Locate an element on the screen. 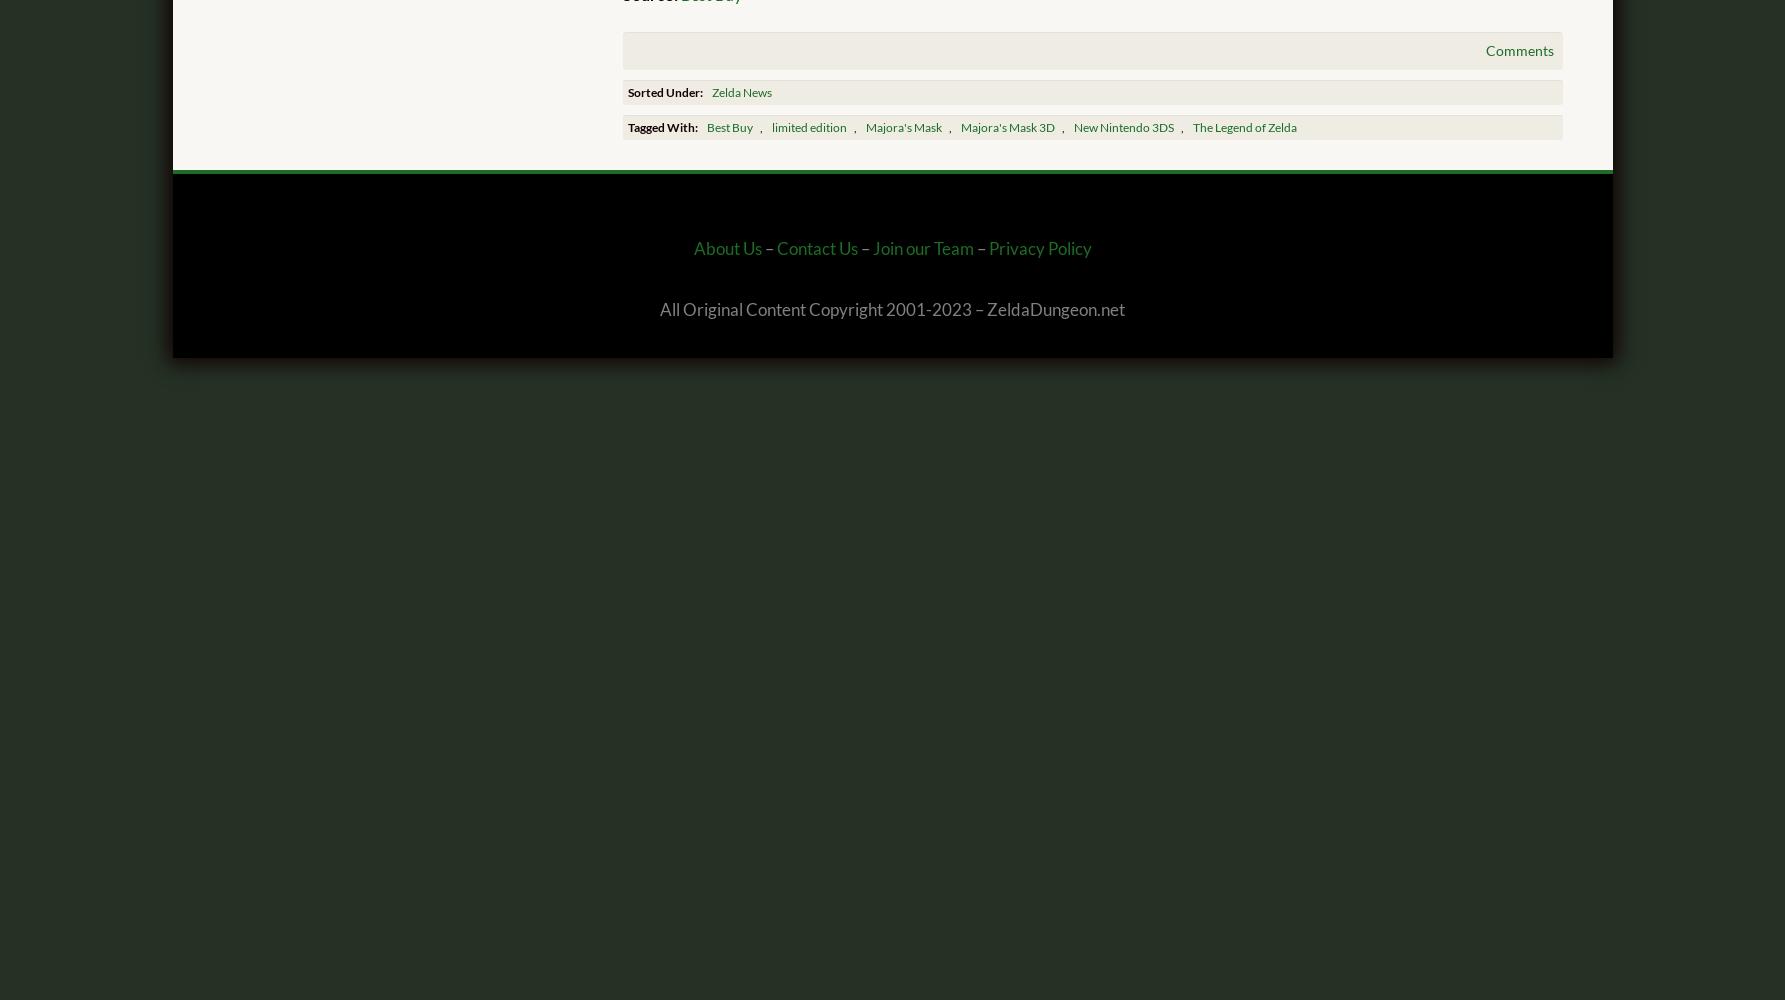  'Majora's Mask' is located at coordinates (865, 127).